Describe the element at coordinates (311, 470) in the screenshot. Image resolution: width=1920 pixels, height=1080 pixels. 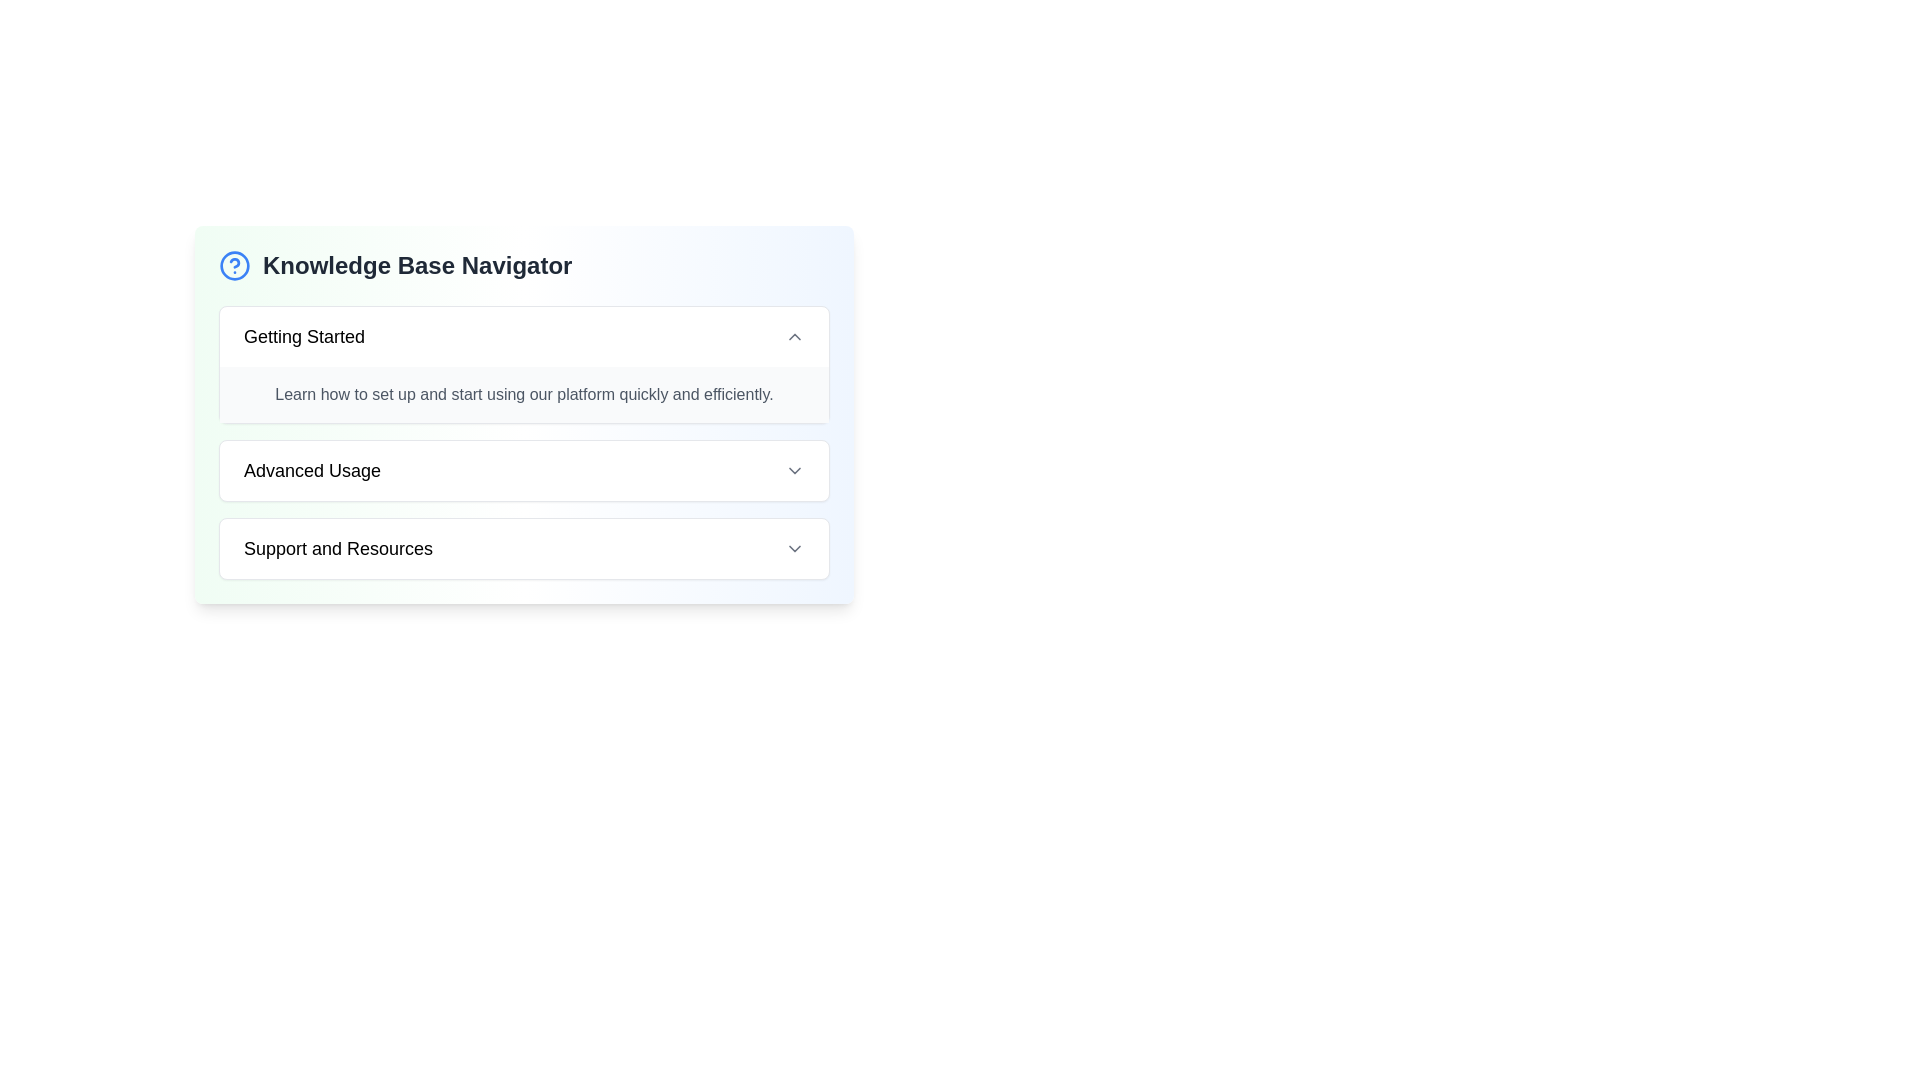
I see `the 'Advanced Usage' text label in the 'Knowledge Base Navigator' section` at that location.